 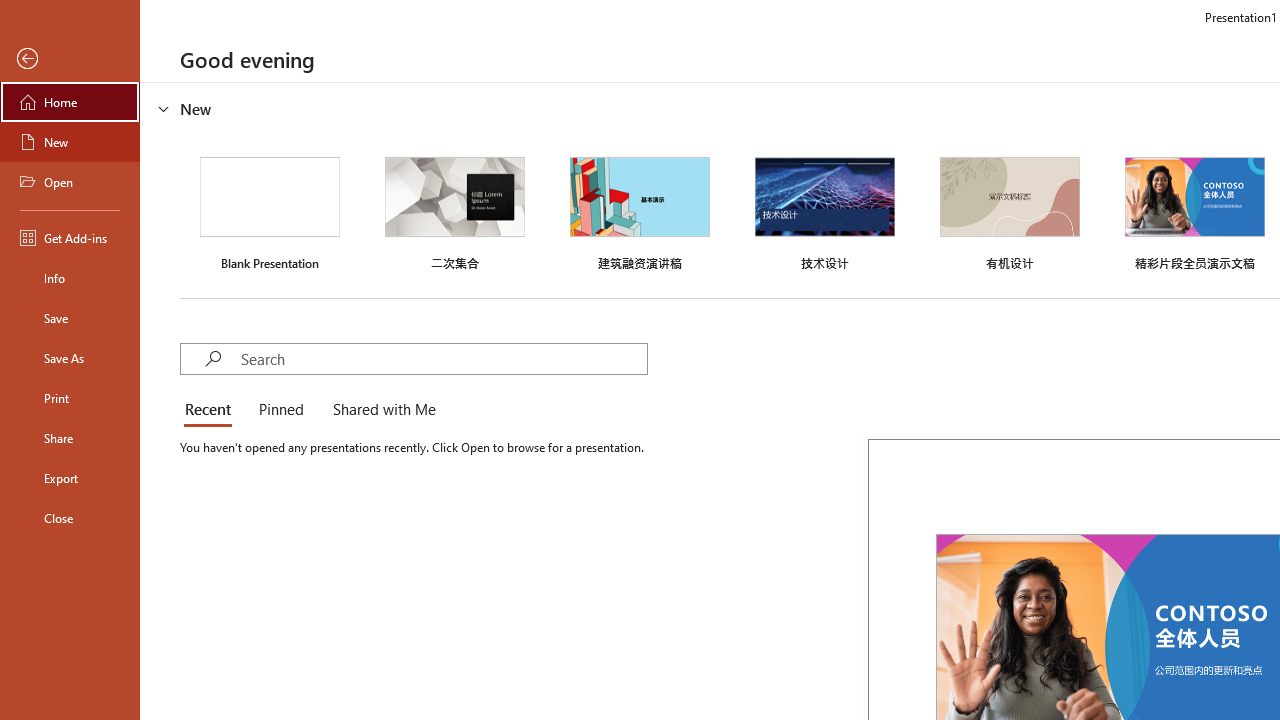 I want to click on 'Export', so click(x=69, y=478).